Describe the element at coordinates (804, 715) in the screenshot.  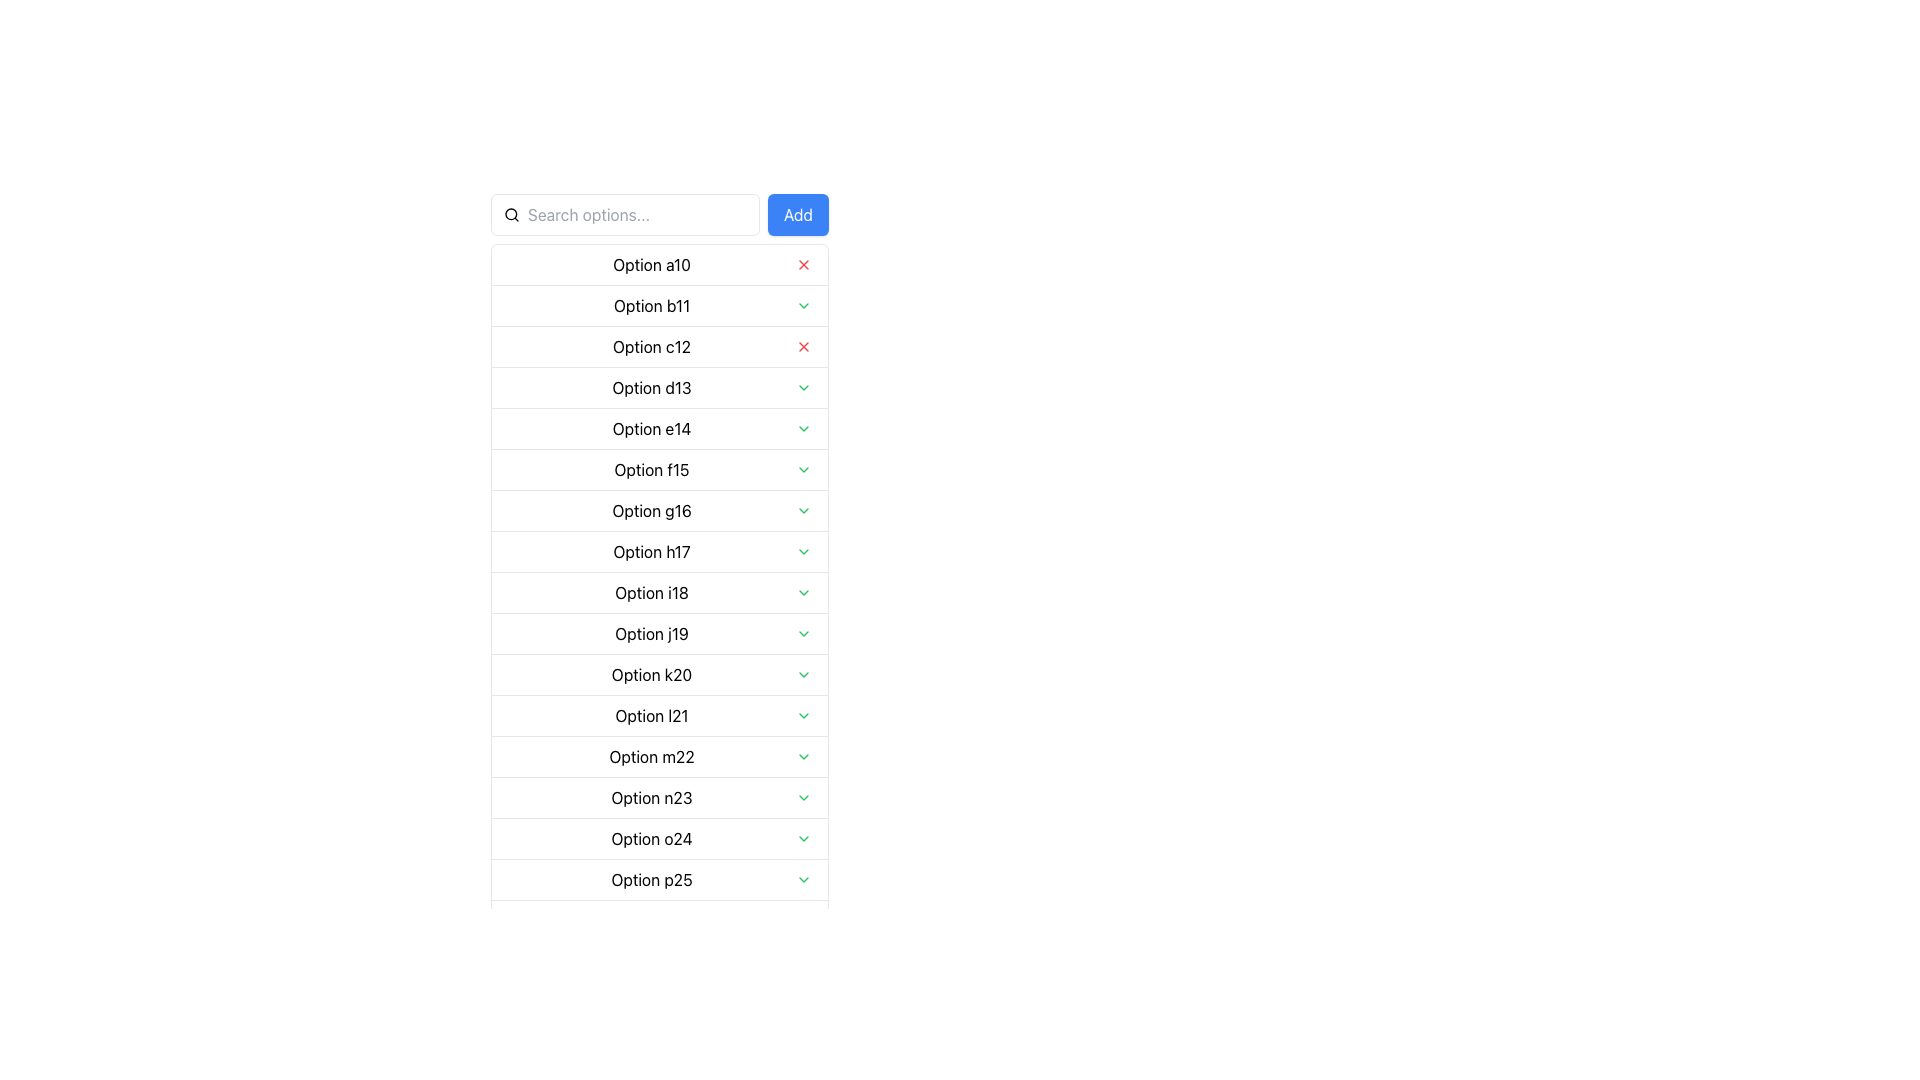
I see `the green downward-pointing chevron icon located at the right end of the list item labeled 'Option l21'` at that location.